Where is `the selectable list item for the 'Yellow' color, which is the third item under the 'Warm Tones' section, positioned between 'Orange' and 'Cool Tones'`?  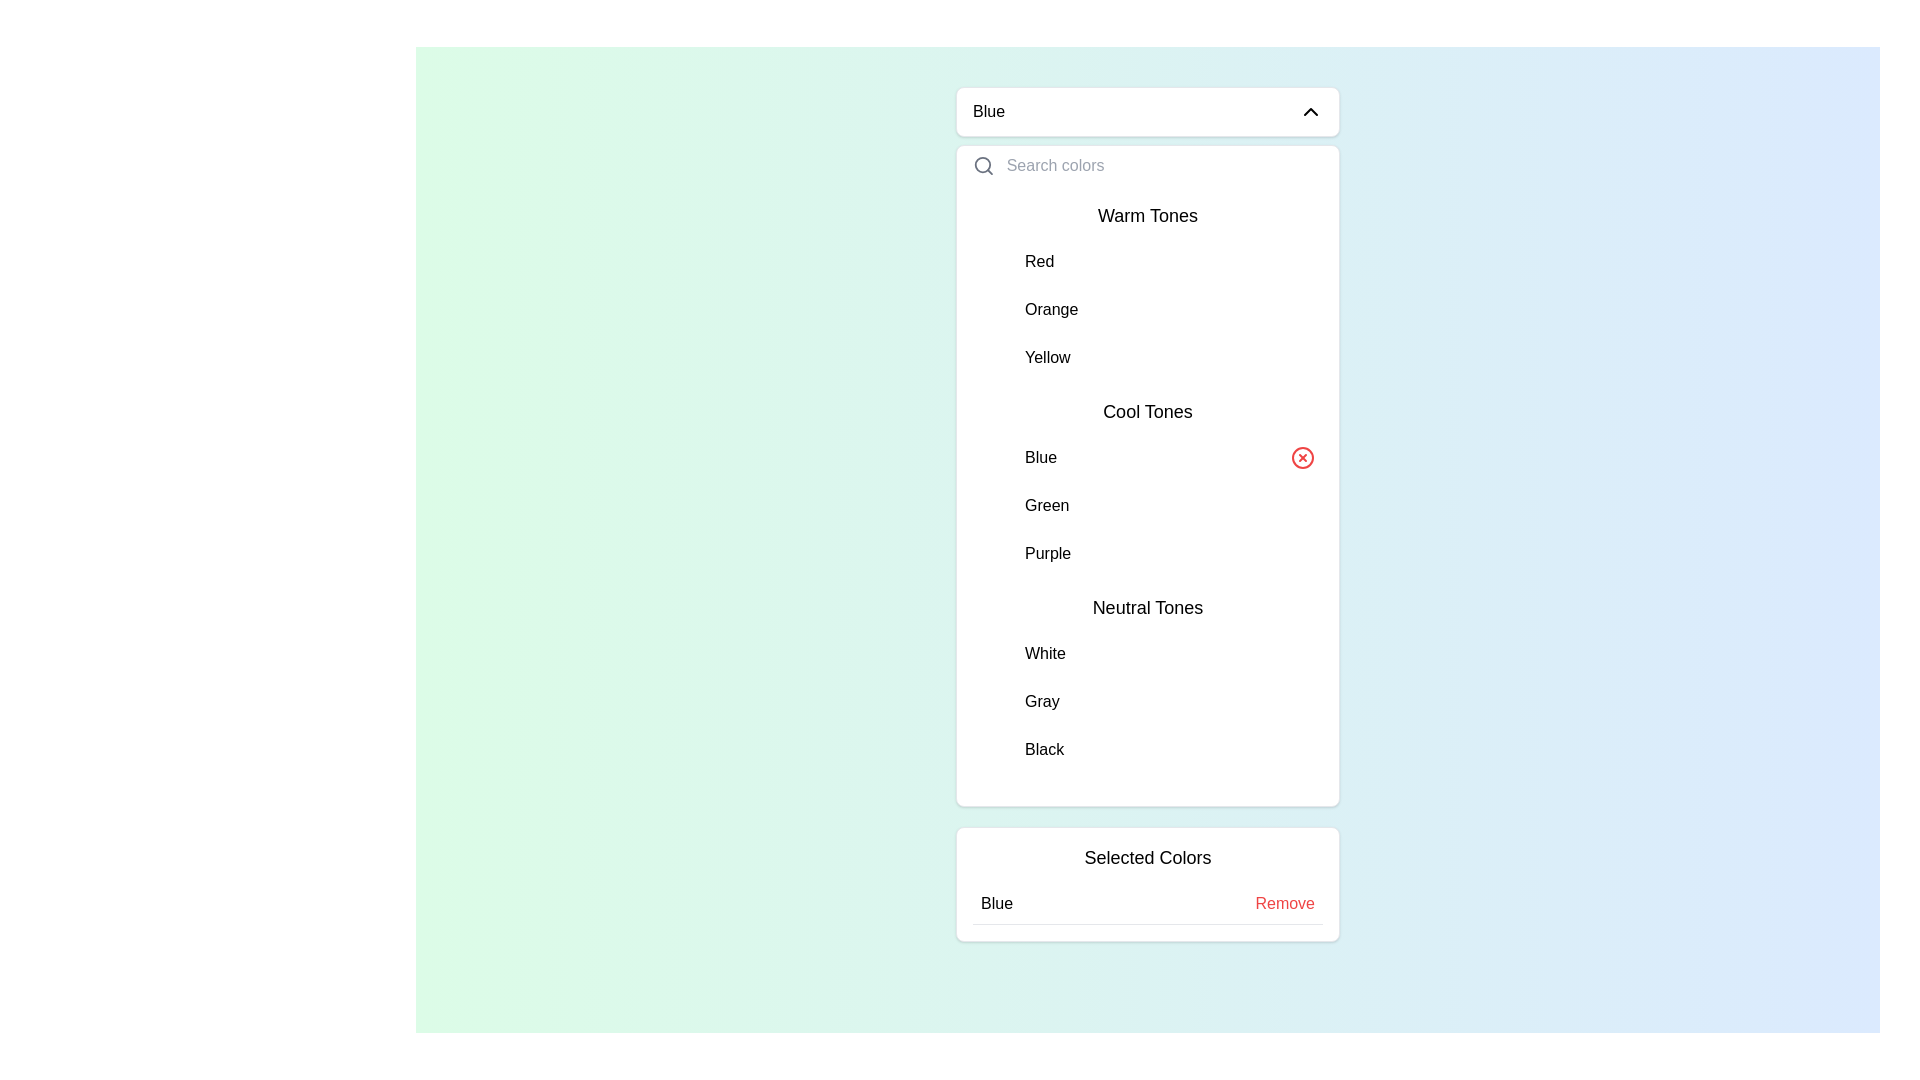 the selectable list item for the 'Yellow' color, which is the third item under the 'Warm Tones' section, positioned between 'Orange' and 'Cool Tones' is located at coordinates (1147, 357).